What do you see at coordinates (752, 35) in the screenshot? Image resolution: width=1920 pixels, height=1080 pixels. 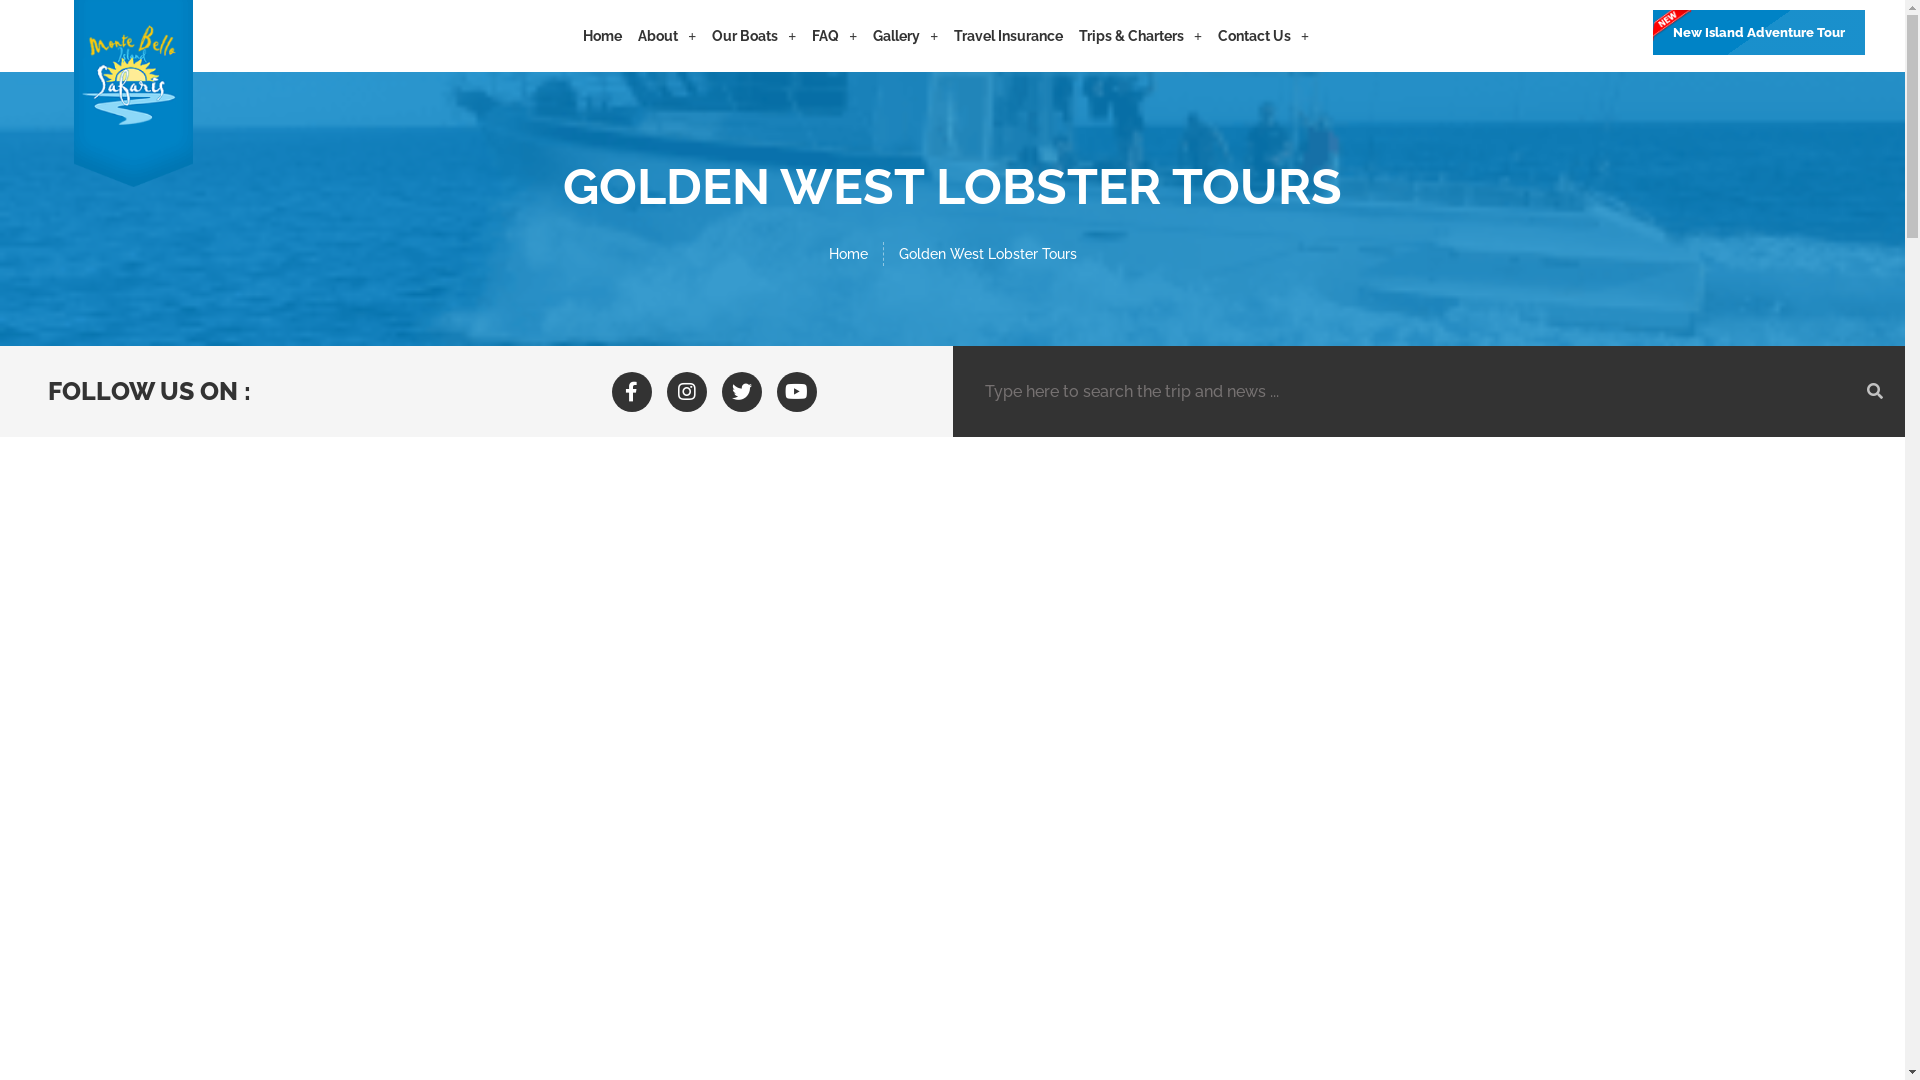 I see `'Our Boats'` at bounding box center [752, 35].